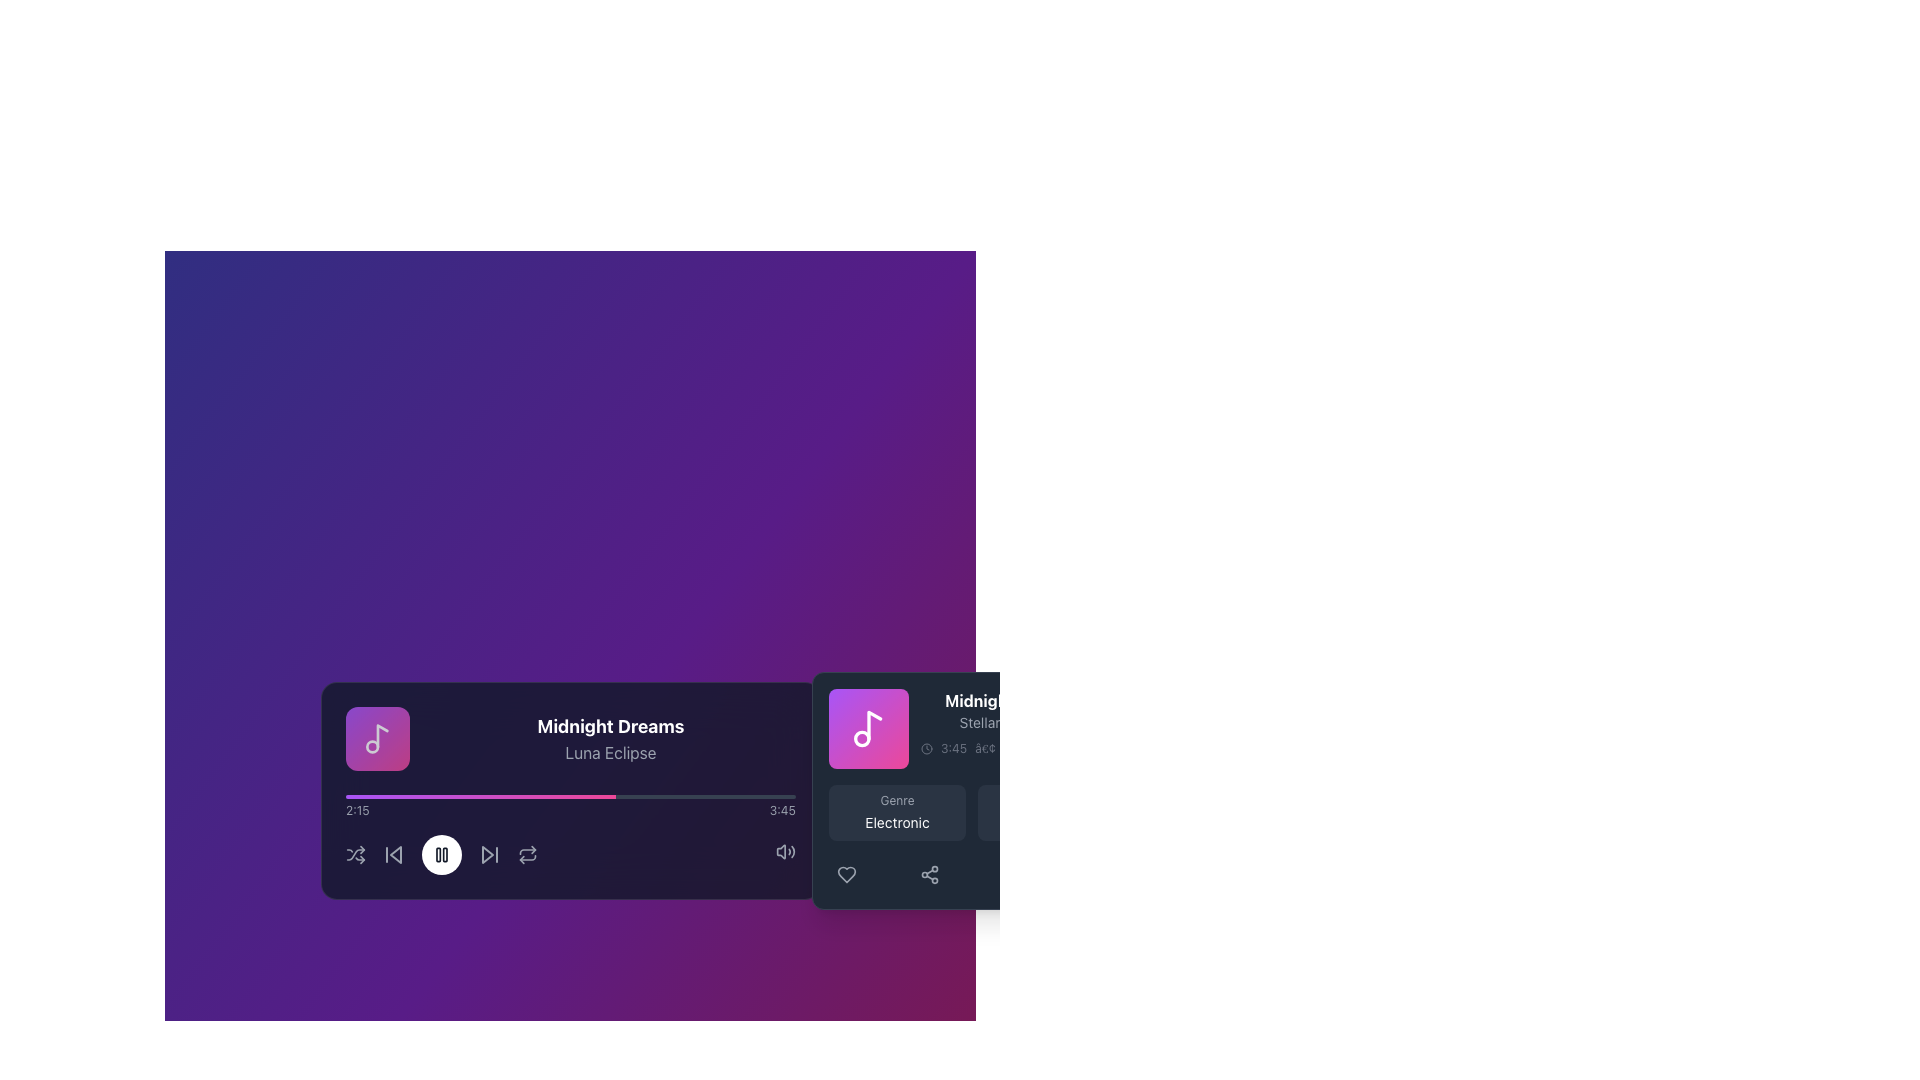  I want to click on the circular button with a white background and black pause icon, located at the center of the music control bar, so click(440, 855).